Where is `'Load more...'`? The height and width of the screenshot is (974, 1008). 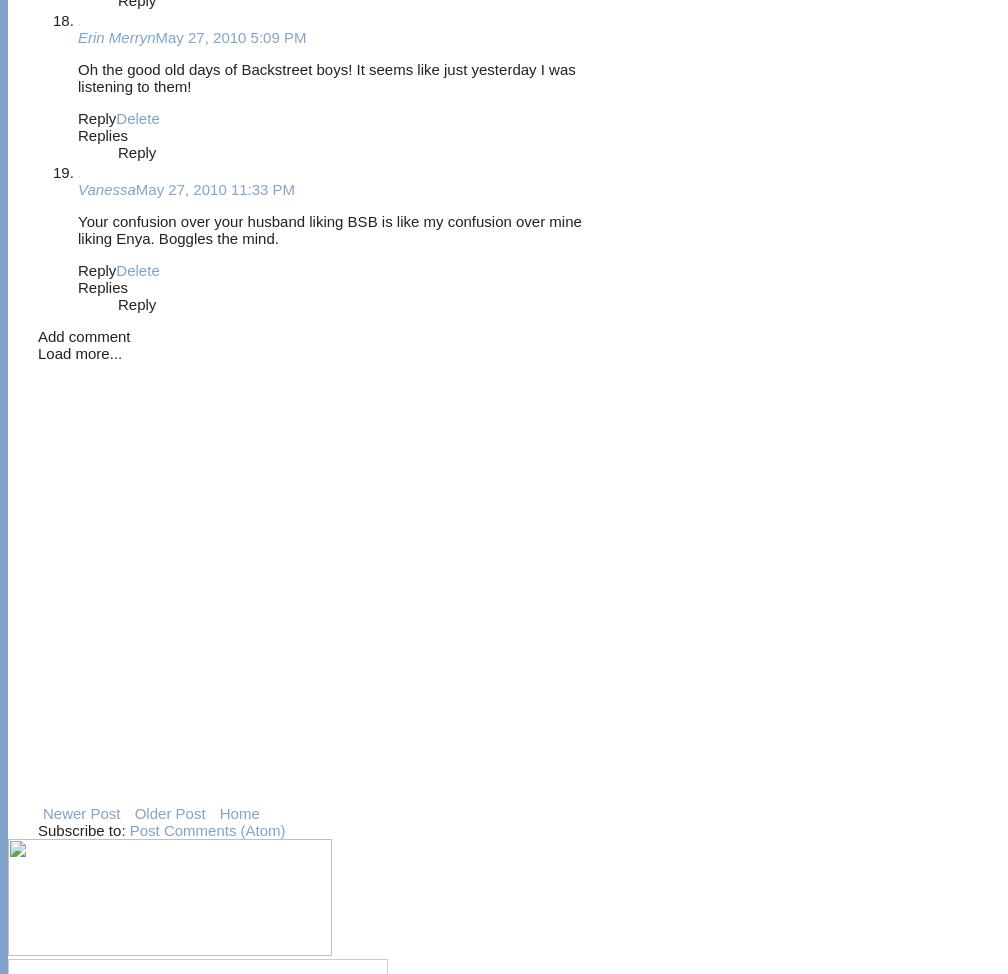
'Load more...' is located at coordinates (80, 352).